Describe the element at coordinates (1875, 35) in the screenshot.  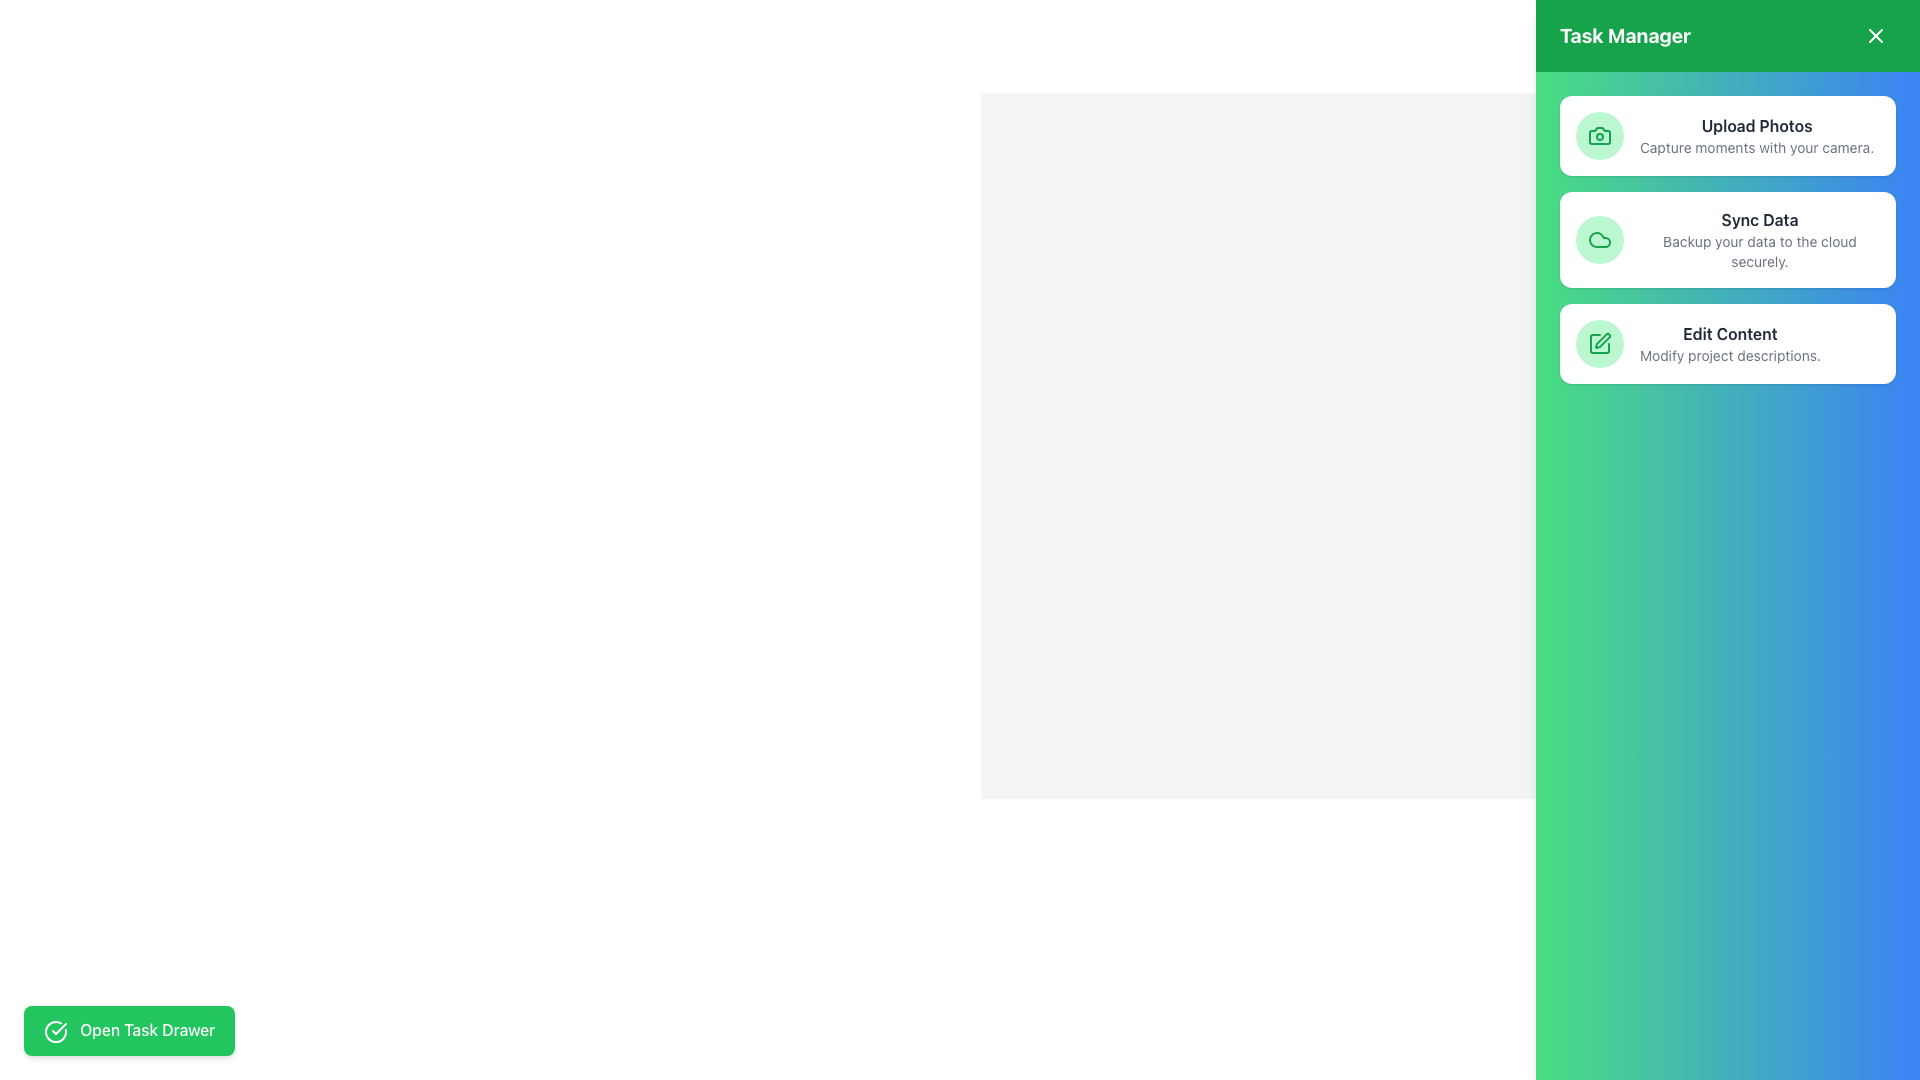
I see `the close icon button located at the top-right corner of the 'Task Manager' green header bar` at that location.